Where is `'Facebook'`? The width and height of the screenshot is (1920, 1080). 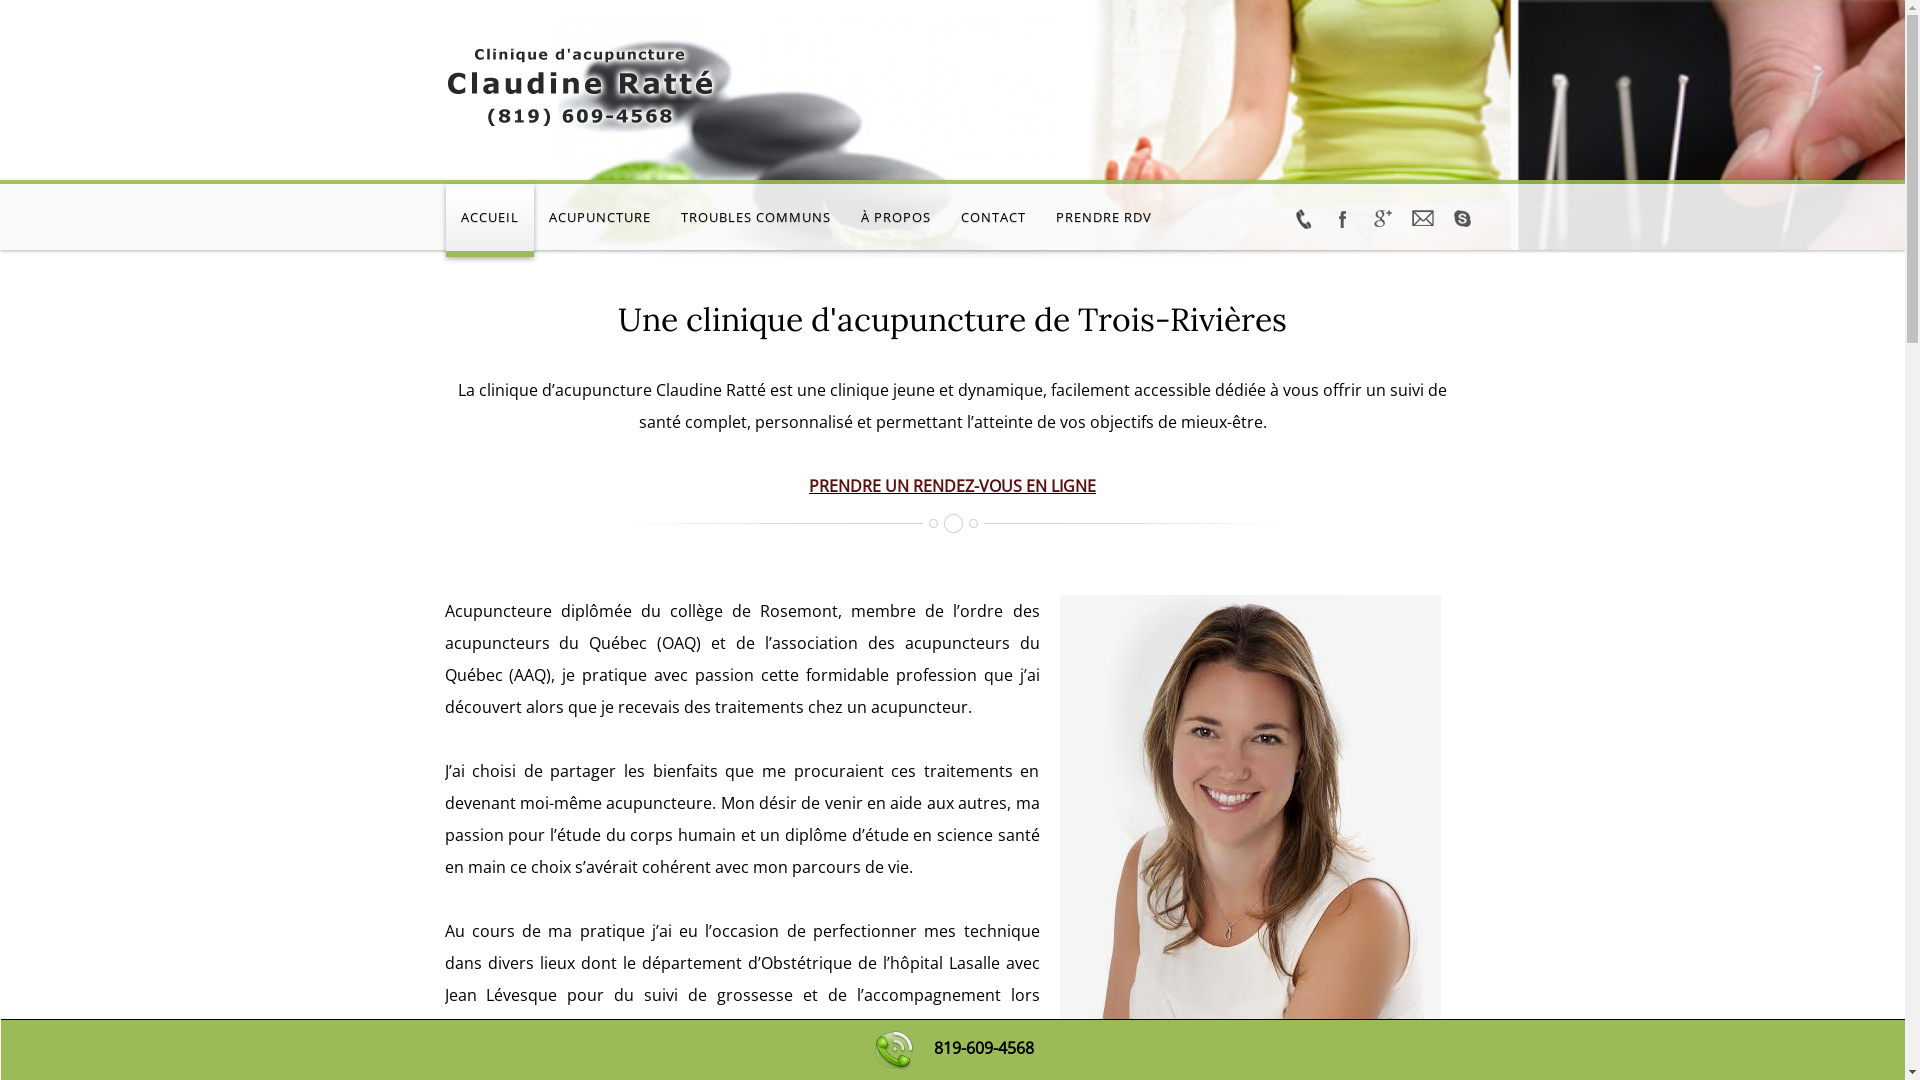
'Facebook' is located at coordinates (1342, 219).